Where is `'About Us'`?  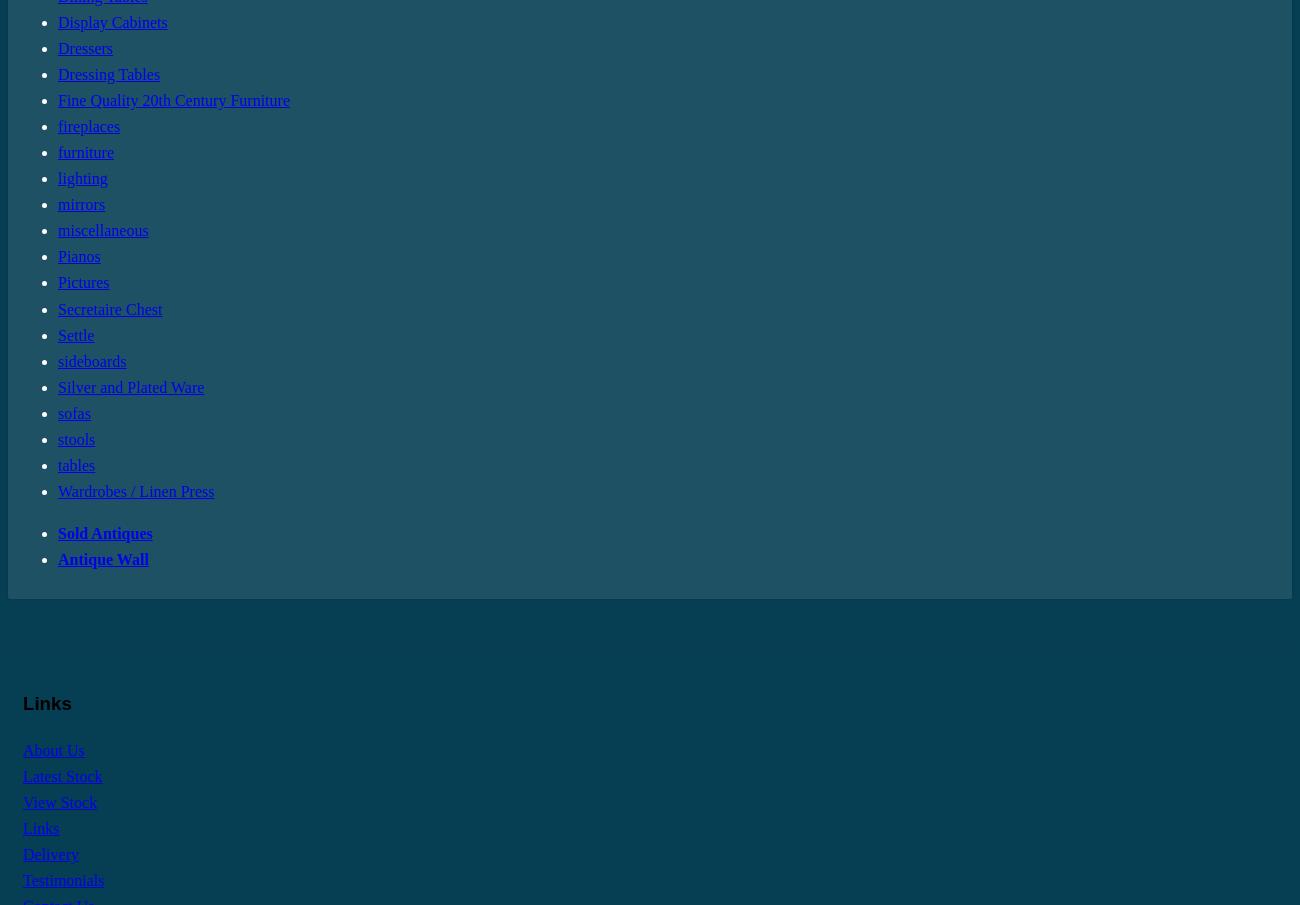
'About Us' is located at coordinates (52, 748).